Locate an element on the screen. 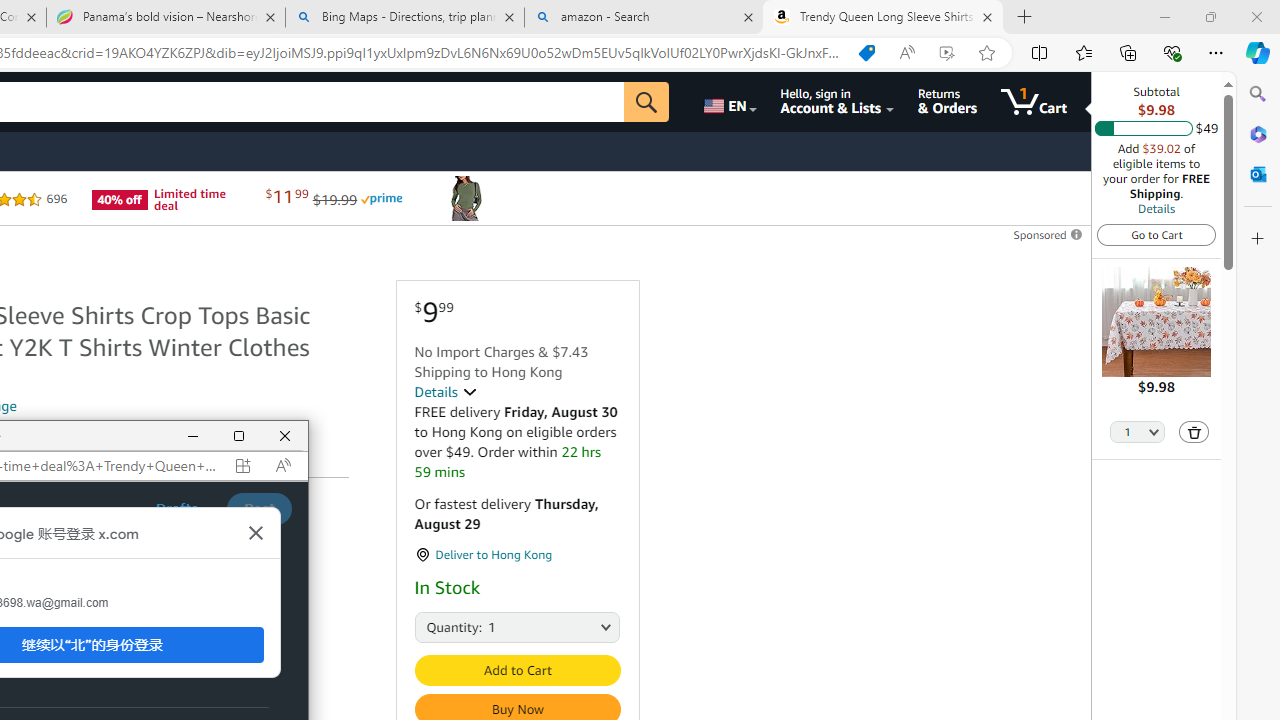  'Returns & Orders' is located at coordinates (946, 101).